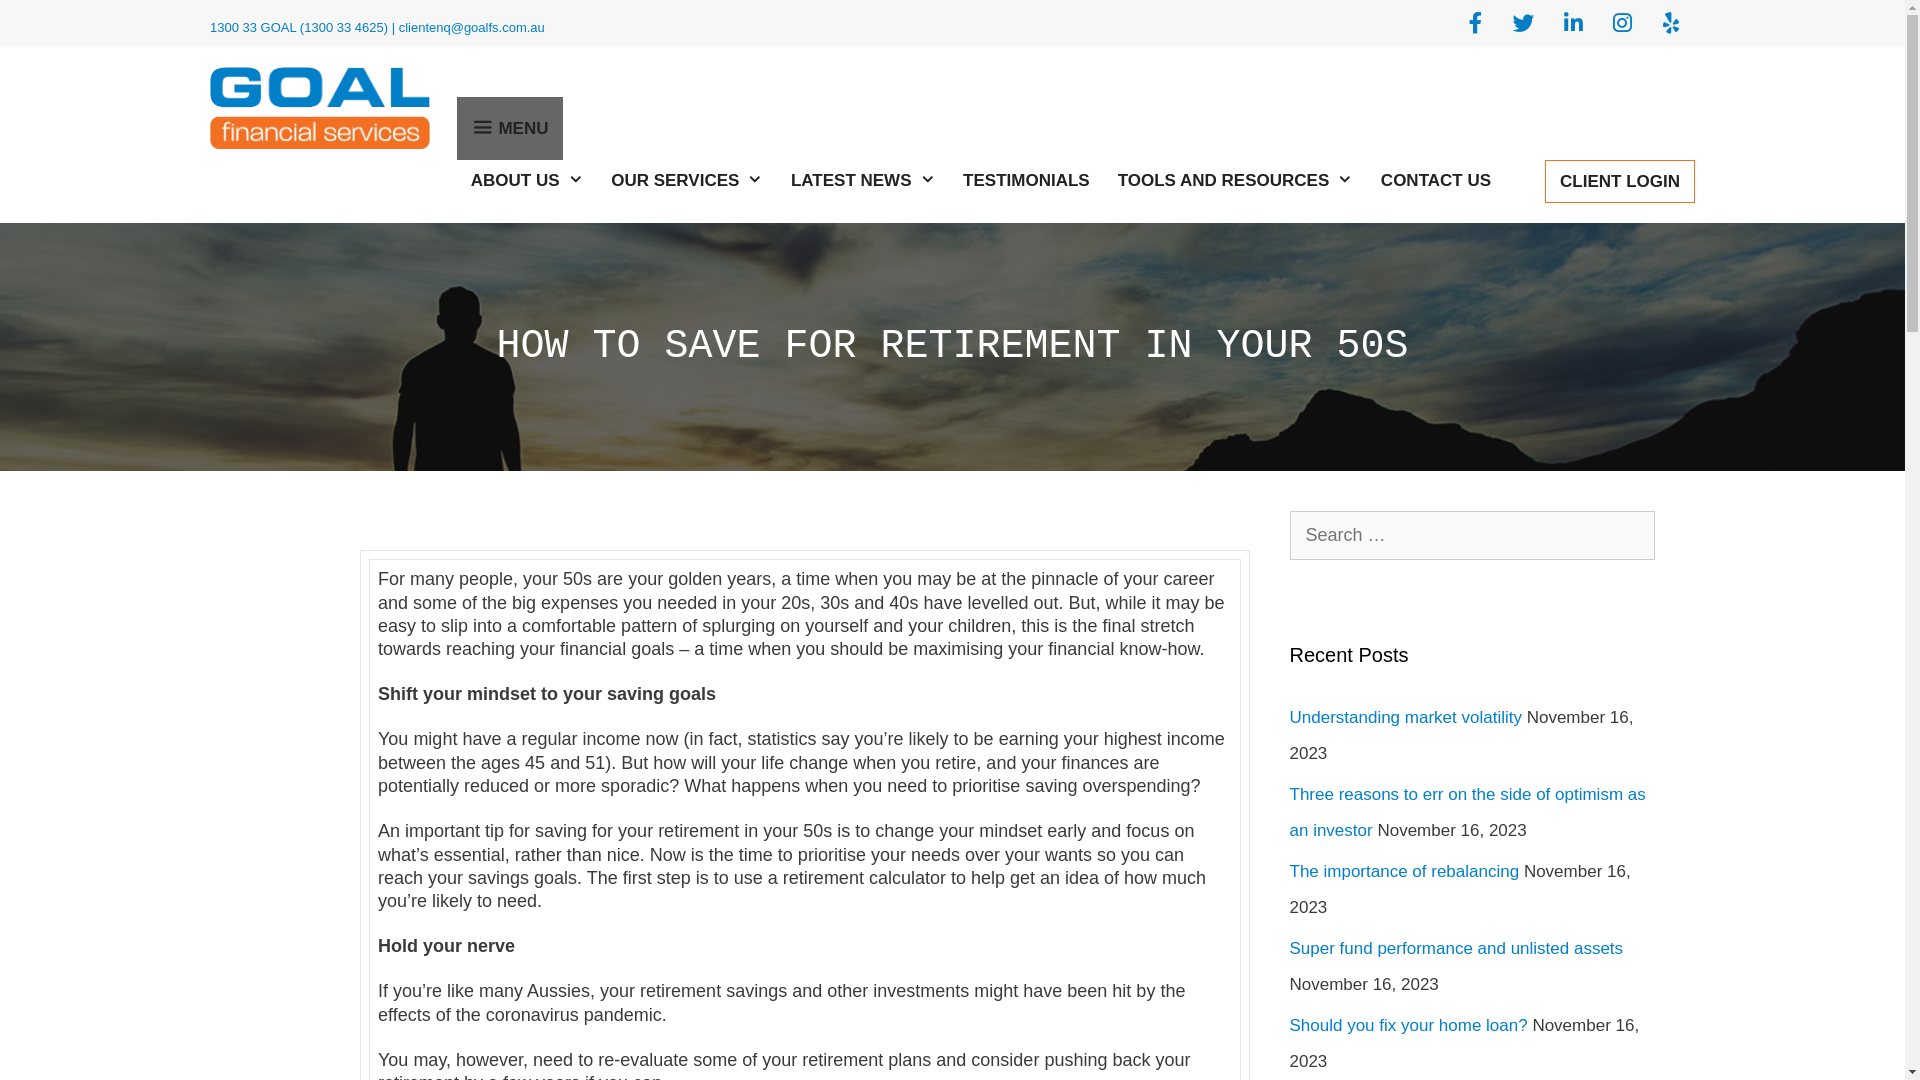 The width and height of the screenshot is (1920, 1080). What do you see at coordinates (1620, 181) in the screenshot?
I see `'CLIENT LOGIN'` at bounding box center [1620, 181].